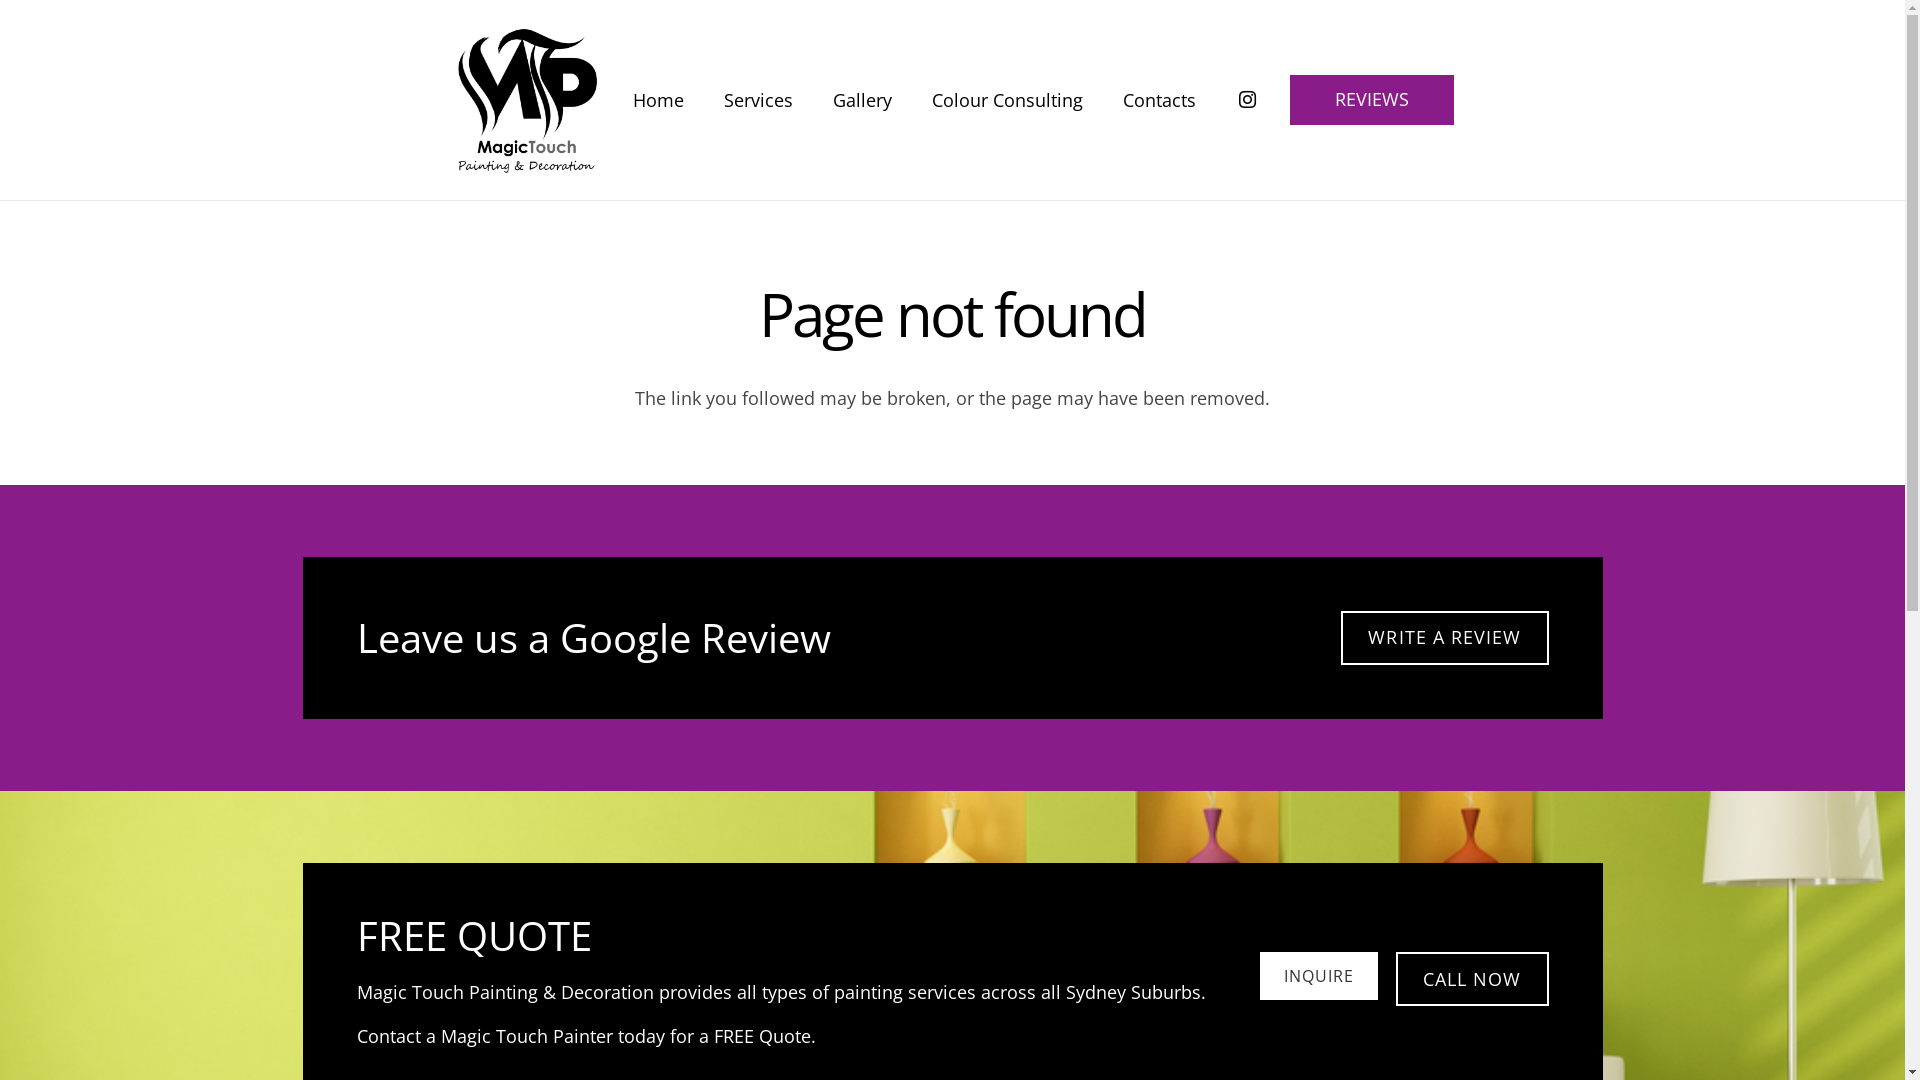  I want to click on 'Gallery', so click(862, 100).